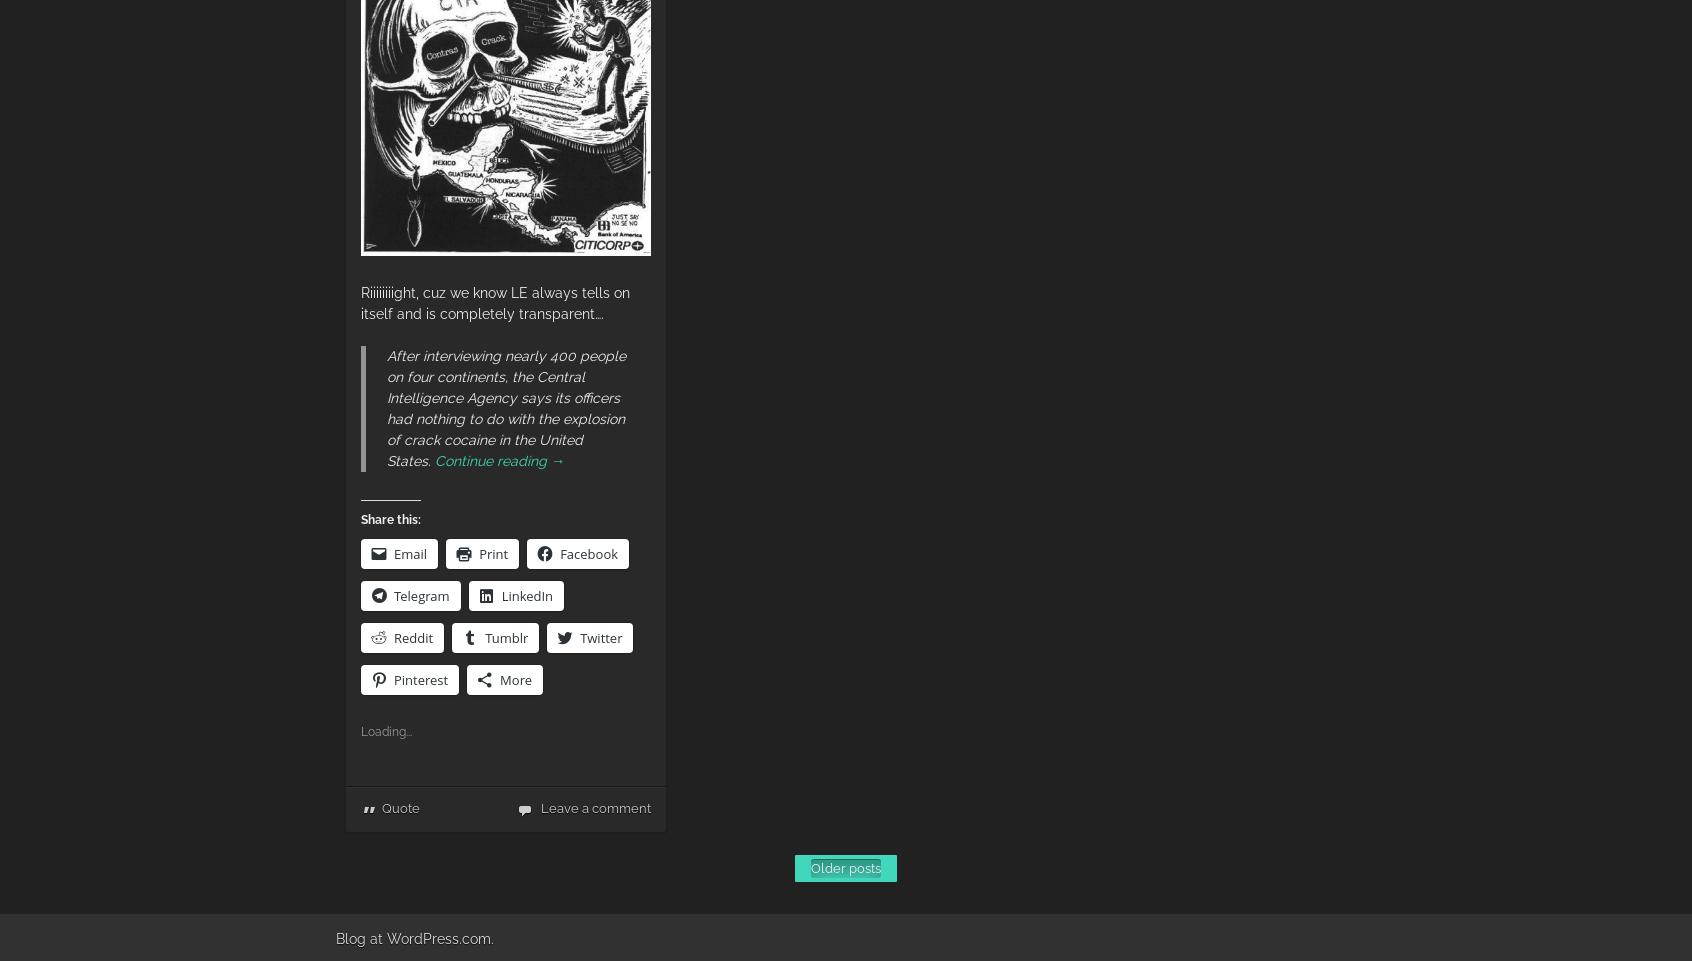  What do you see at coordinates (846, 866) in the screenshot?
I see `'Older posts'` at bounding box center [846, 866].